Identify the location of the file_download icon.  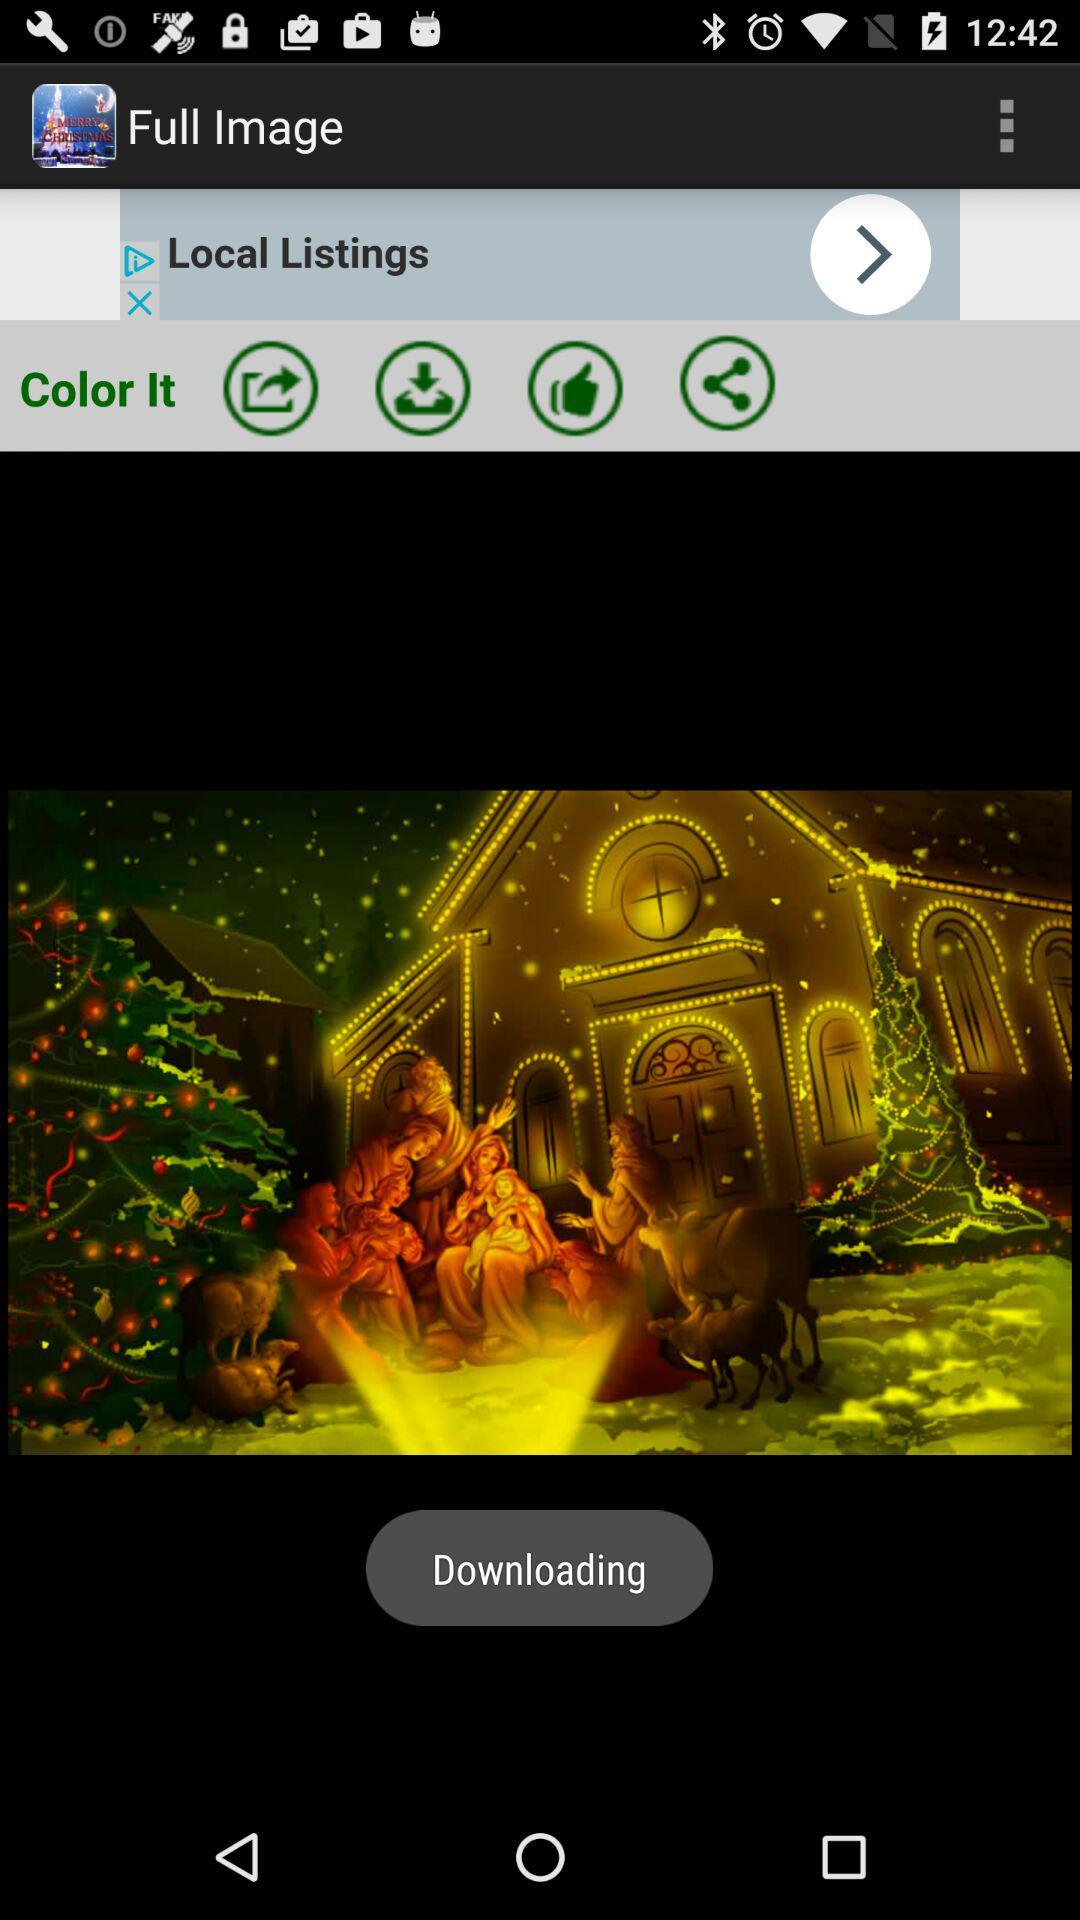
(422, 414).